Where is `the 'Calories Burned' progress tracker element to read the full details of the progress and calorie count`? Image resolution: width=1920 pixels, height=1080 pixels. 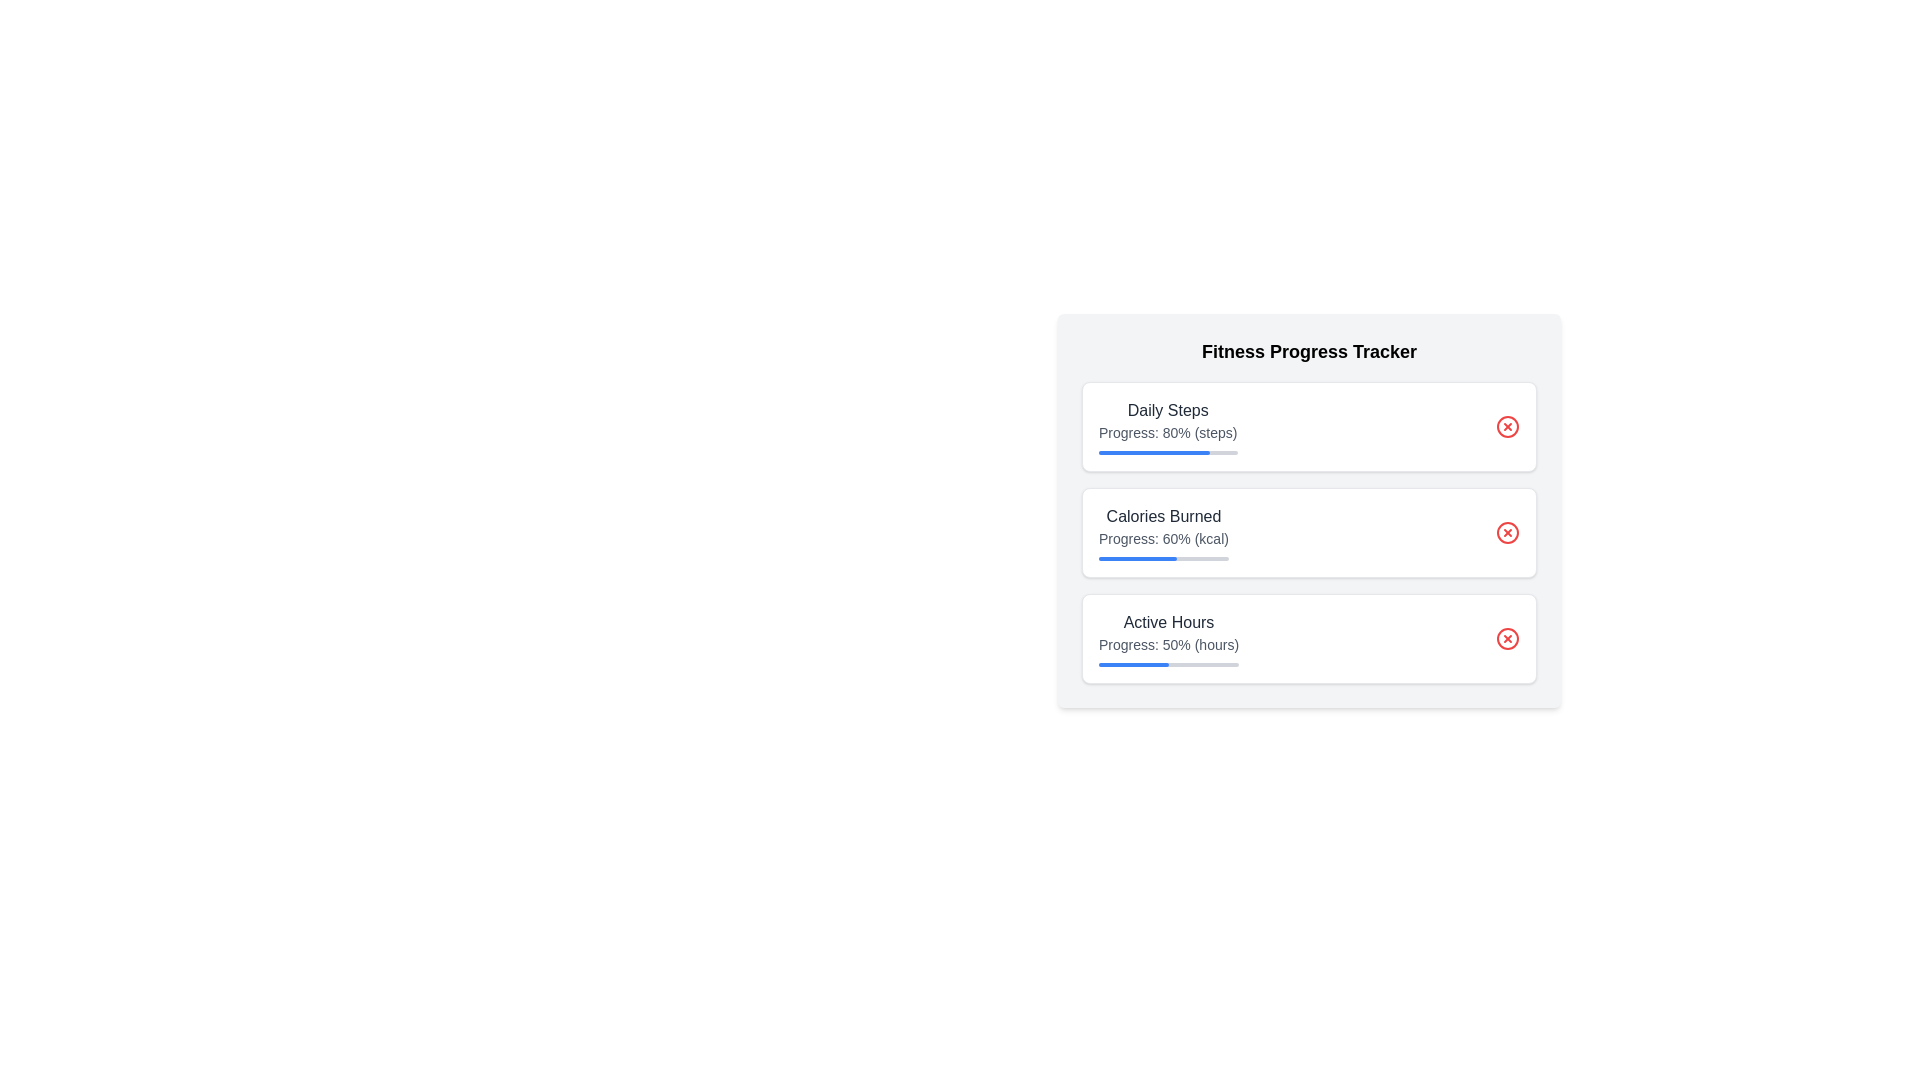
the 'Calories Burned' progress tracker element to read the full details of the progress and calorie count is located at coordinates (1163, 531).